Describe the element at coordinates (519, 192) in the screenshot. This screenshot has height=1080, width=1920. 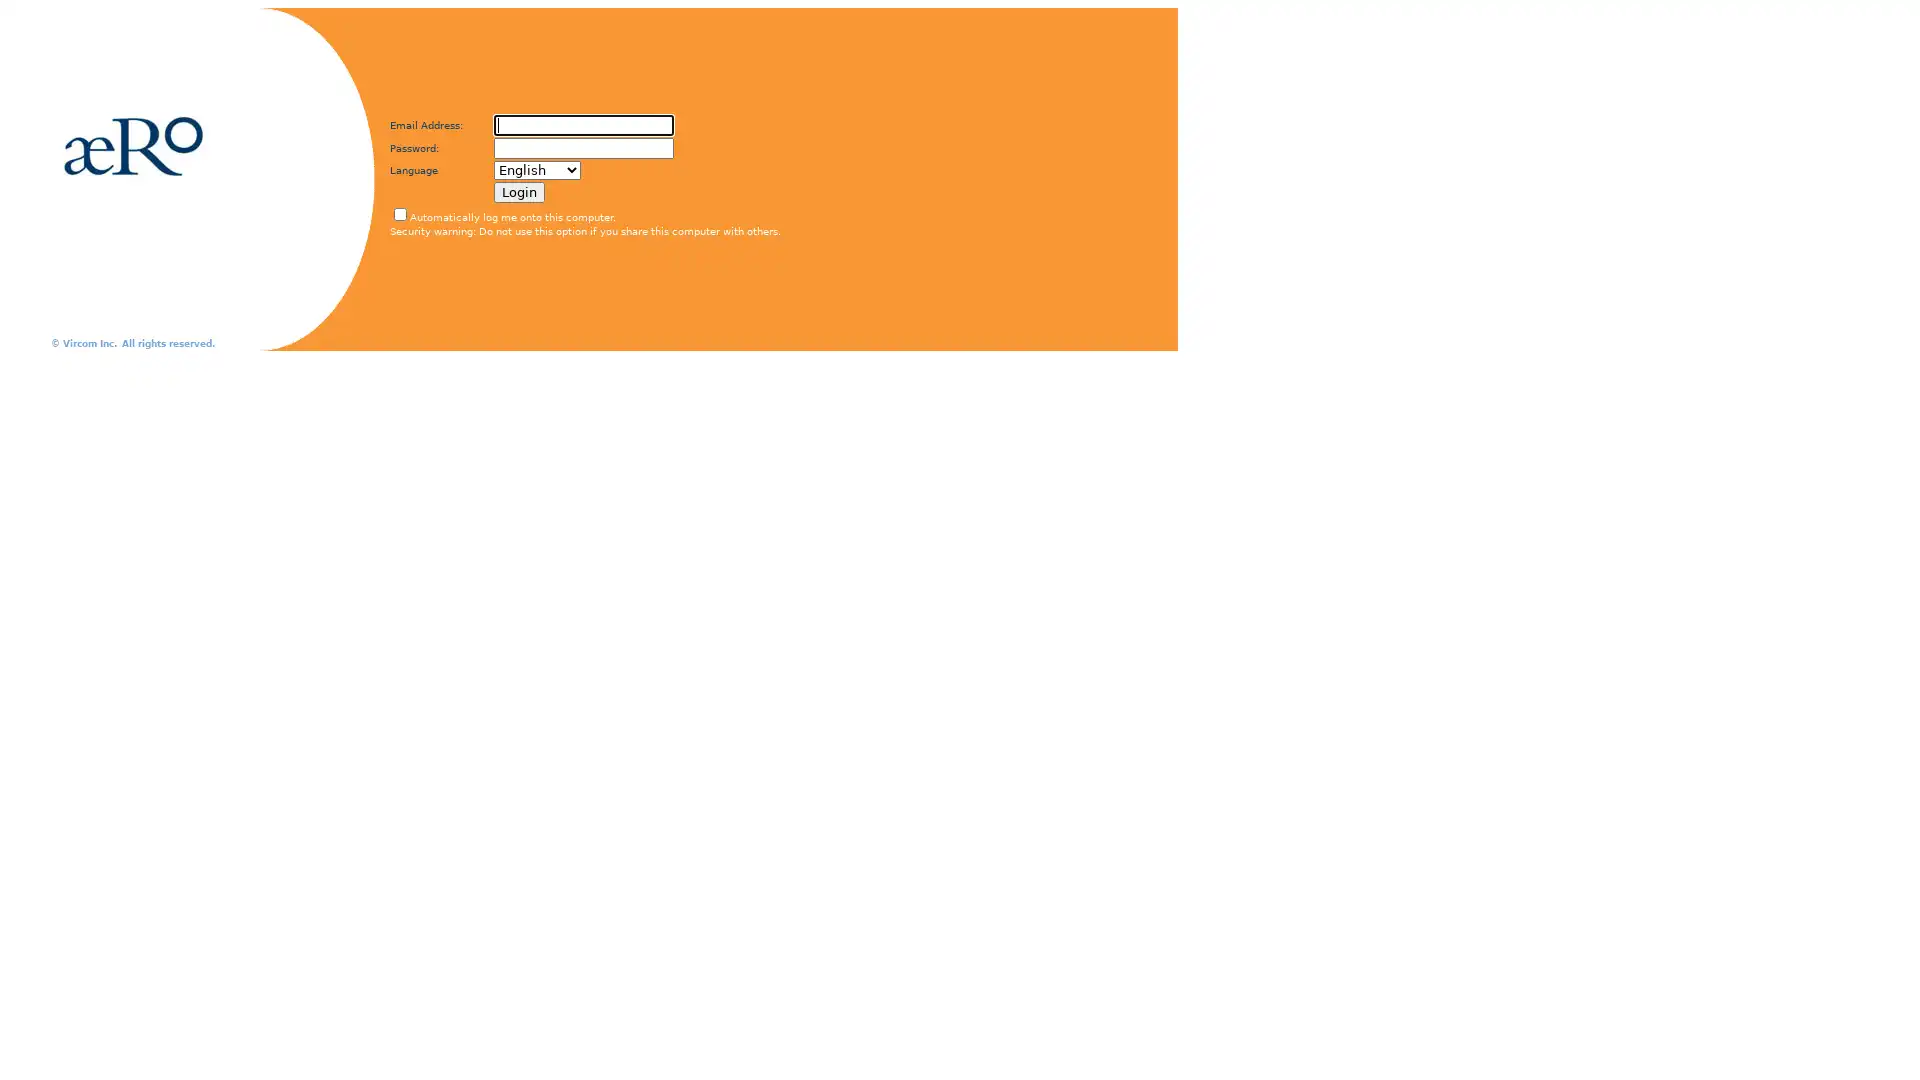
I see `Login` at that location.